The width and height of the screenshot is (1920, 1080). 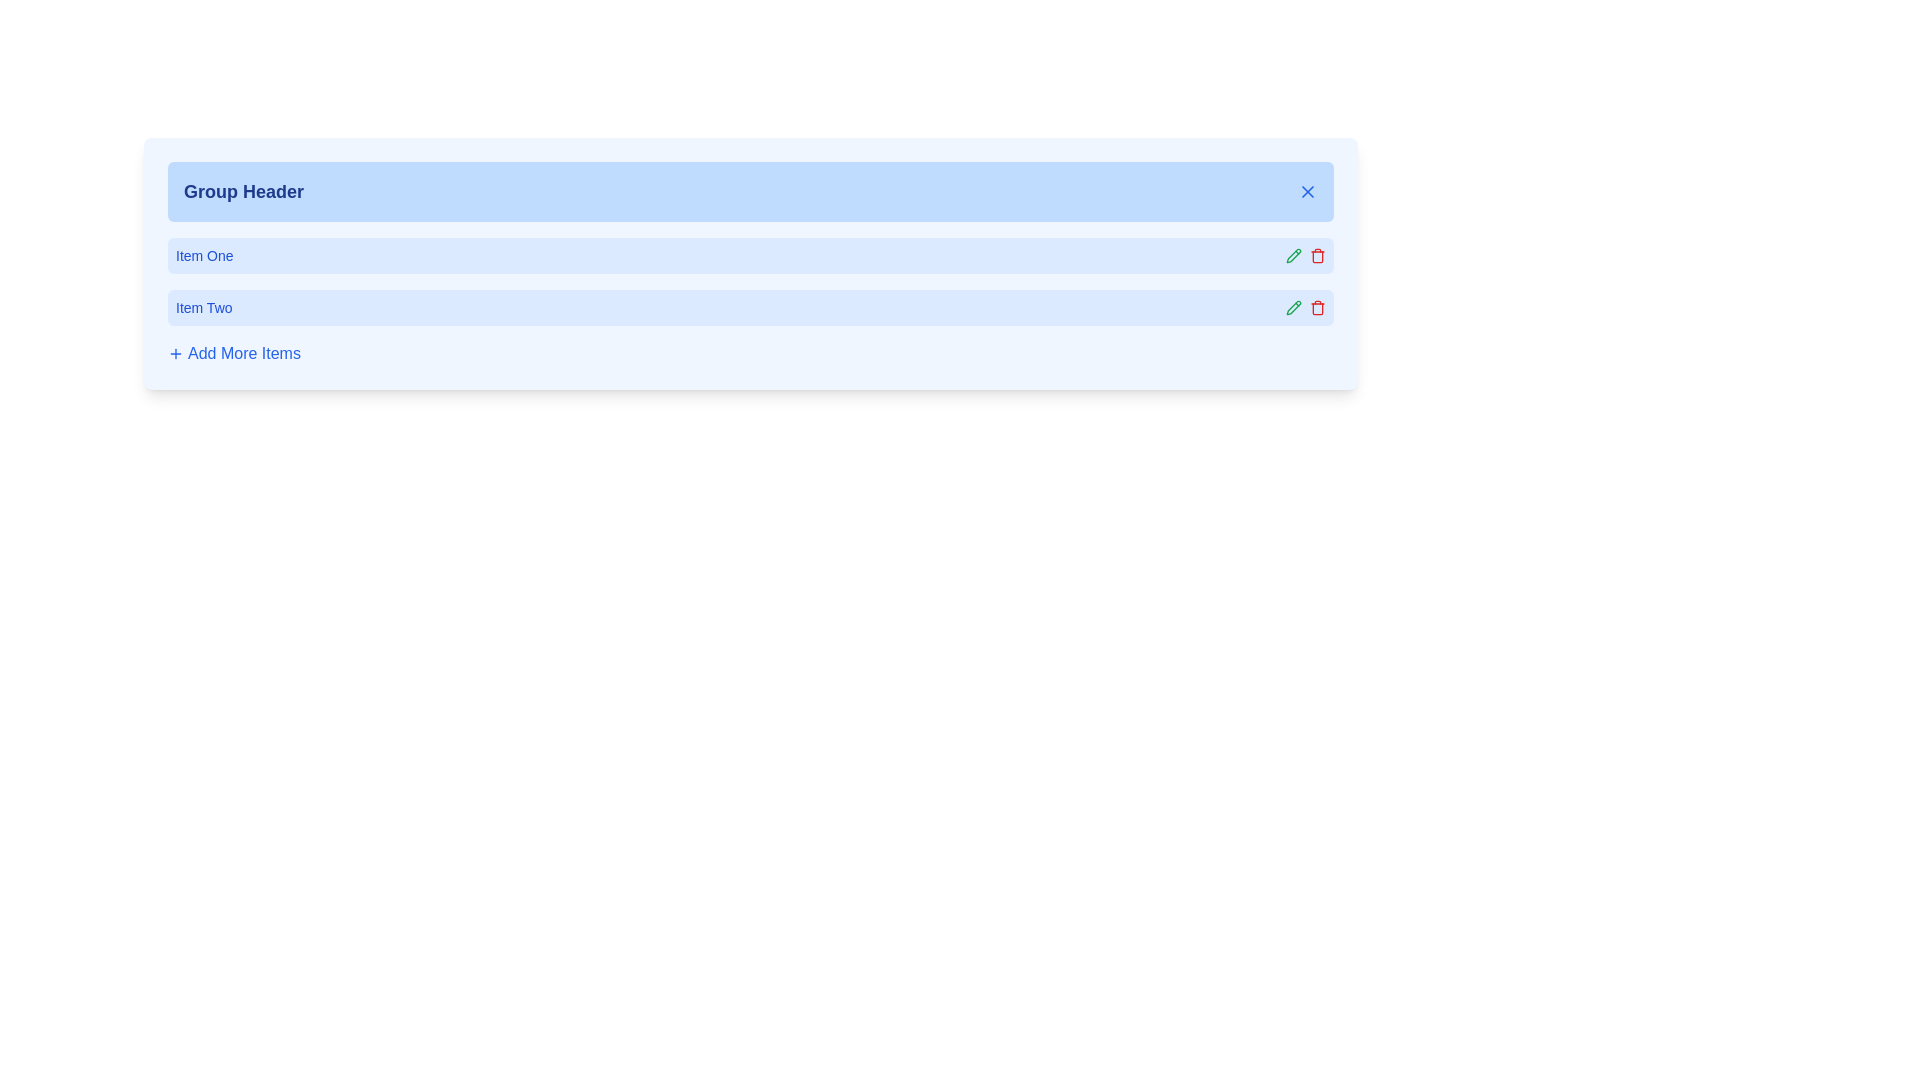 I want to click on the '+' icon, which is a minimalistic graphical representation with two intersecting lines, located at the bottom left of the 'Add More Items' button group under the 'Group Header', so click(x=176, y=353).